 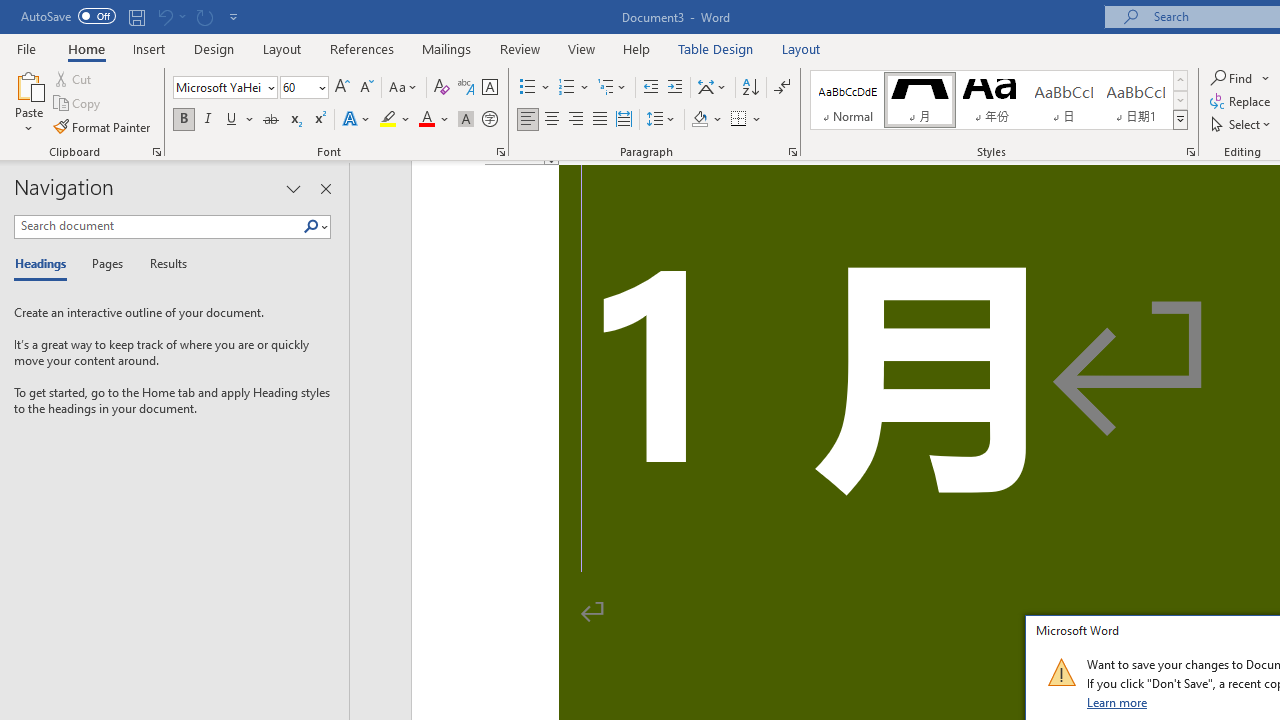 I want to click on 'Mailings', so click(x=446, y=48).